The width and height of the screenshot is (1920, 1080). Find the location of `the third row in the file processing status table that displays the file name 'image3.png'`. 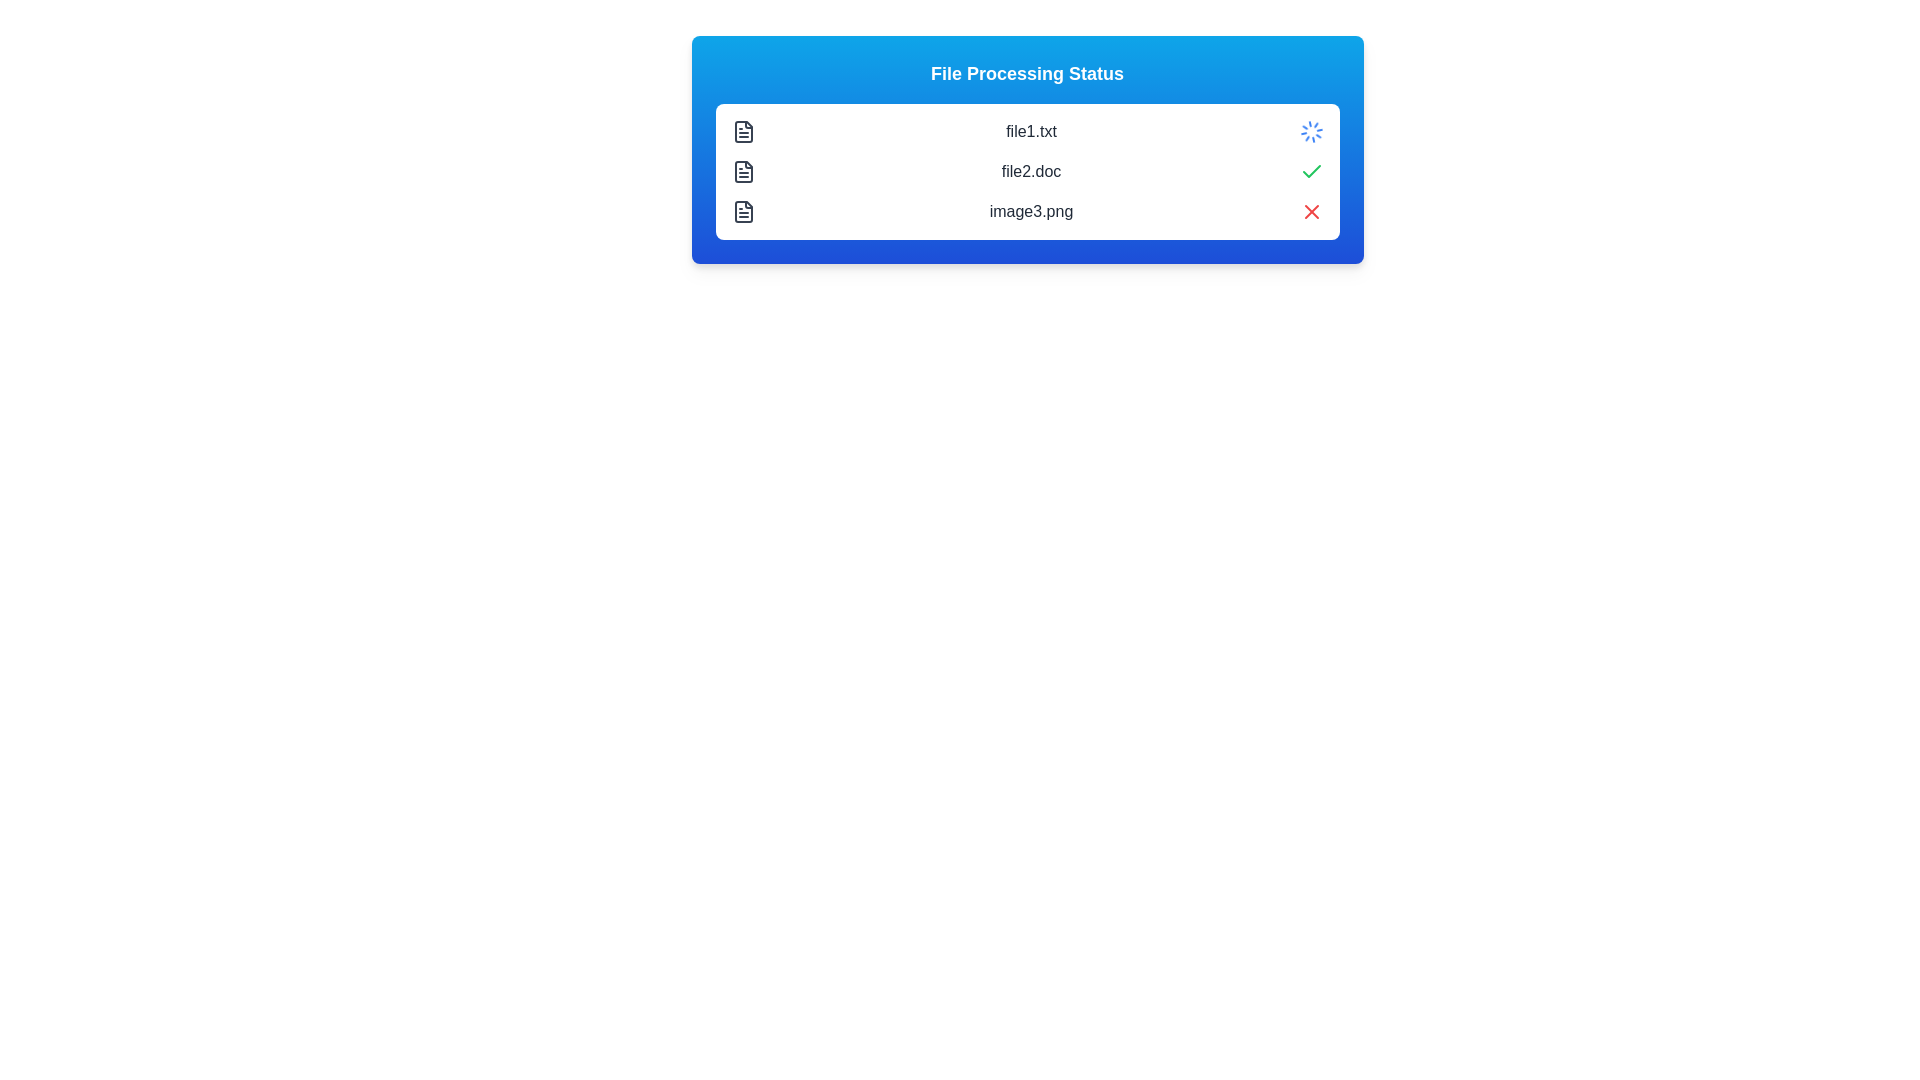

the third row in the file processing status table that displays the file name 'image3.png' is located at coordinates (1027, 212).